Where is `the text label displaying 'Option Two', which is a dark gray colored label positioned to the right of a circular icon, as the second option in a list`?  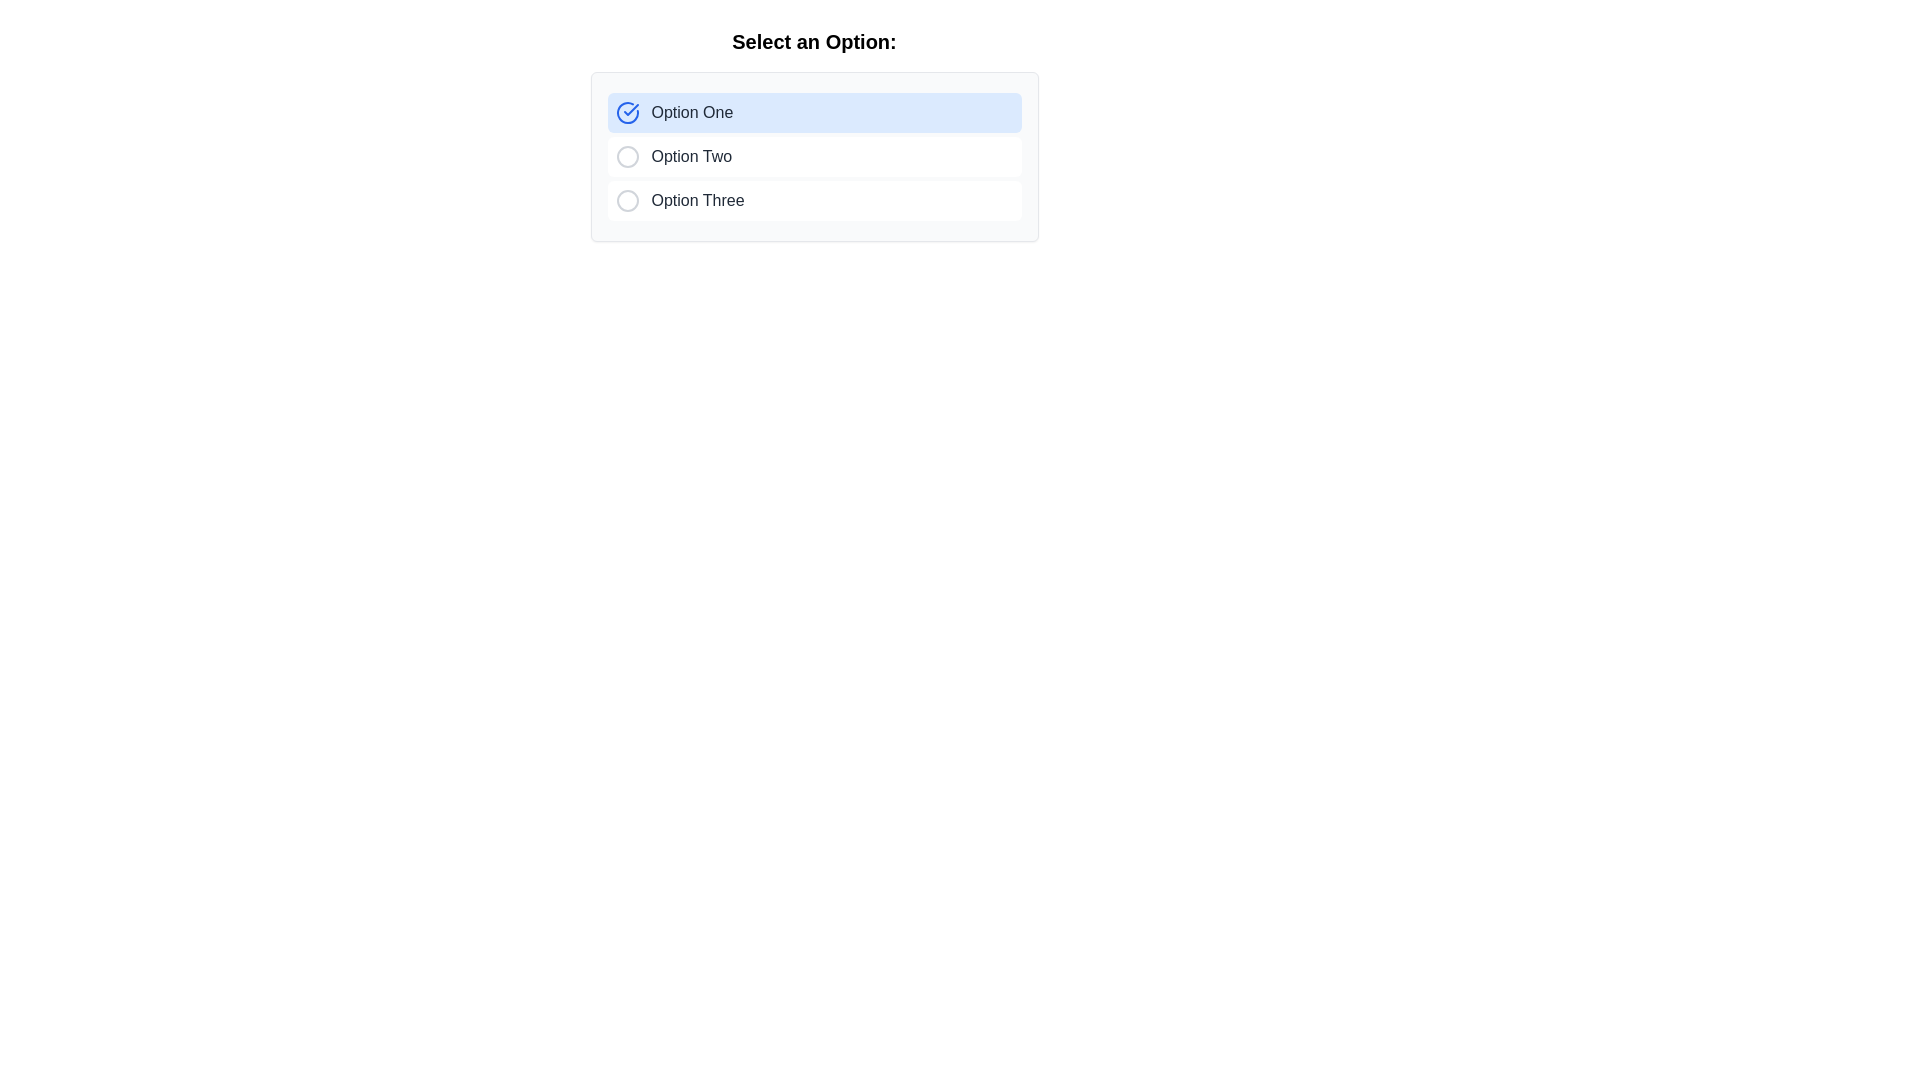
the text label displaying 'Option Two', which is a dark gray colored label positioned to the right of a circular icon, as the second option in a list is located at coordinates (691, 156).